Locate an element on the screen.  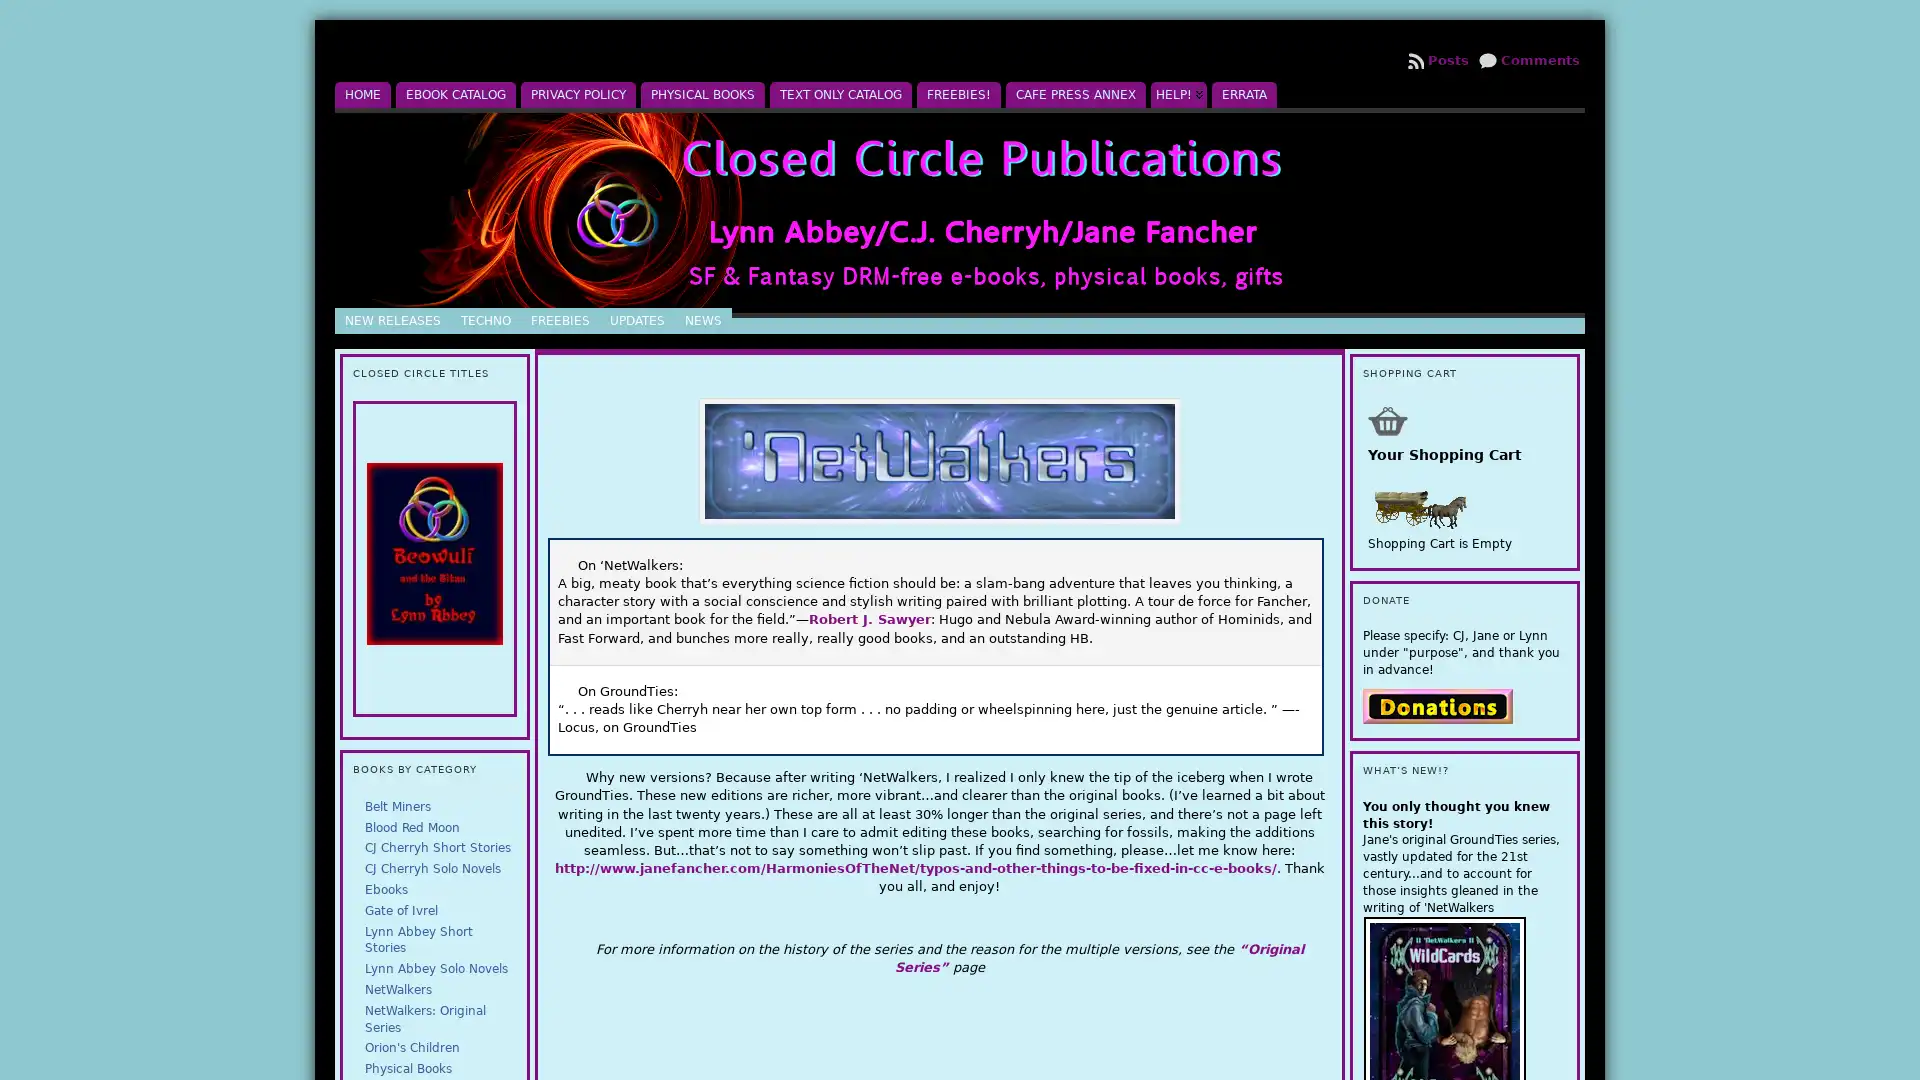
PayPal - The safer, easier way to pay online. is located at coordinates (1435, 704).